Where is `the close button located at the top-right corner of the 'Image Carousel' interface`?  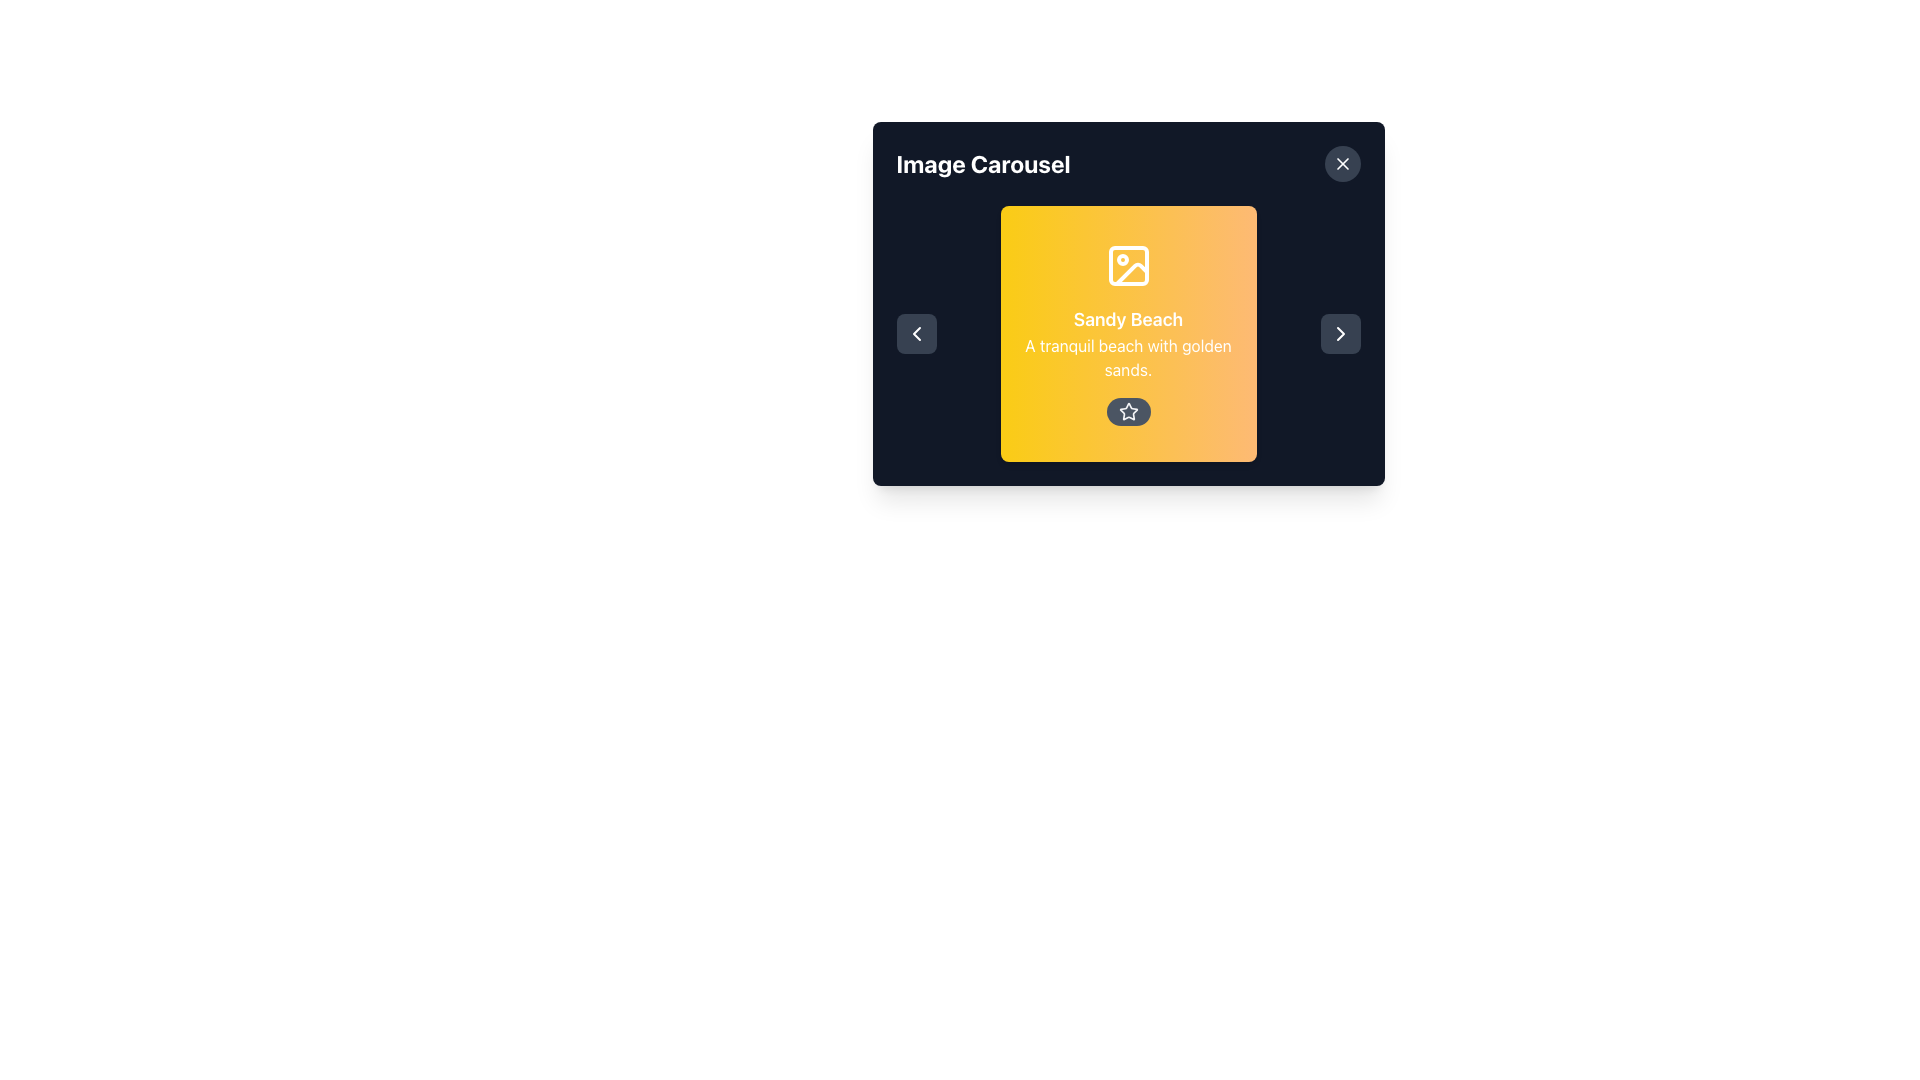
the close button located at the top-right corner of the 'Image Carousel' interface is located at coordinates (1342, 163).